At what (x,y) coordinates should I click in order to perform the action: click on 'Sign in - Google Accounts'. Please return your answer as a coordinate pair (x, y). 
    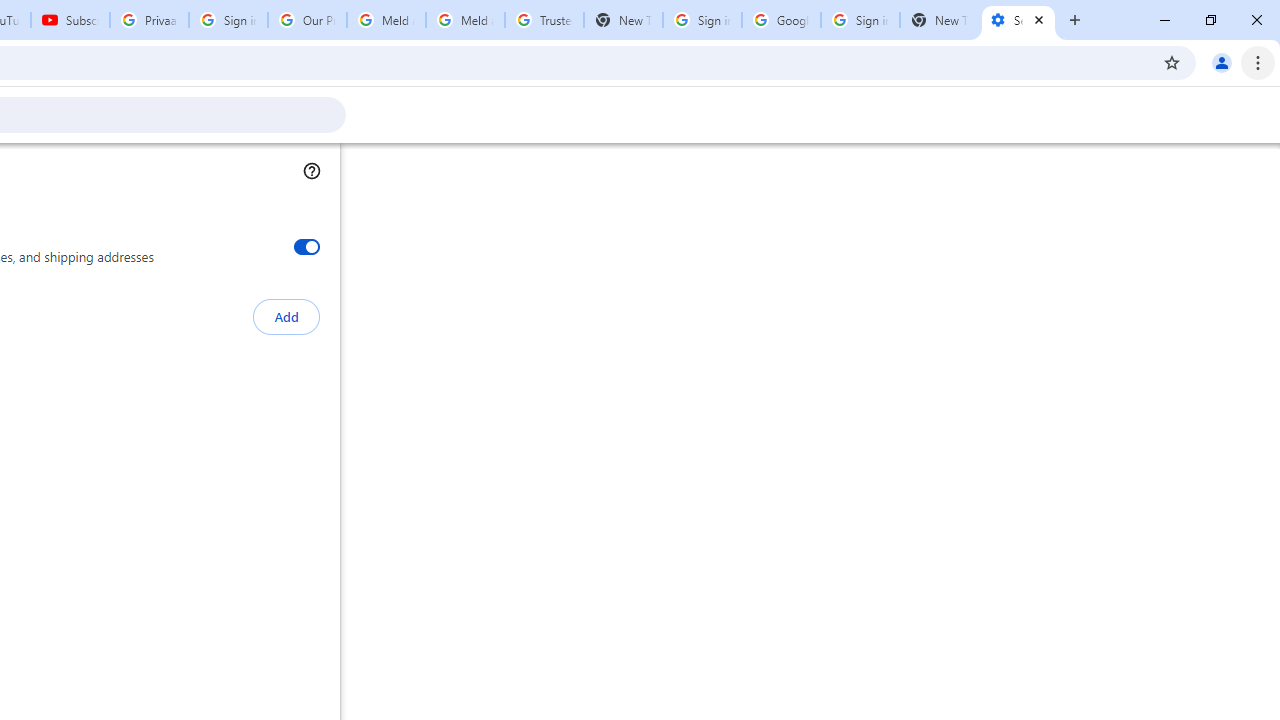
    Looking at the image, I should click on (702, 20).